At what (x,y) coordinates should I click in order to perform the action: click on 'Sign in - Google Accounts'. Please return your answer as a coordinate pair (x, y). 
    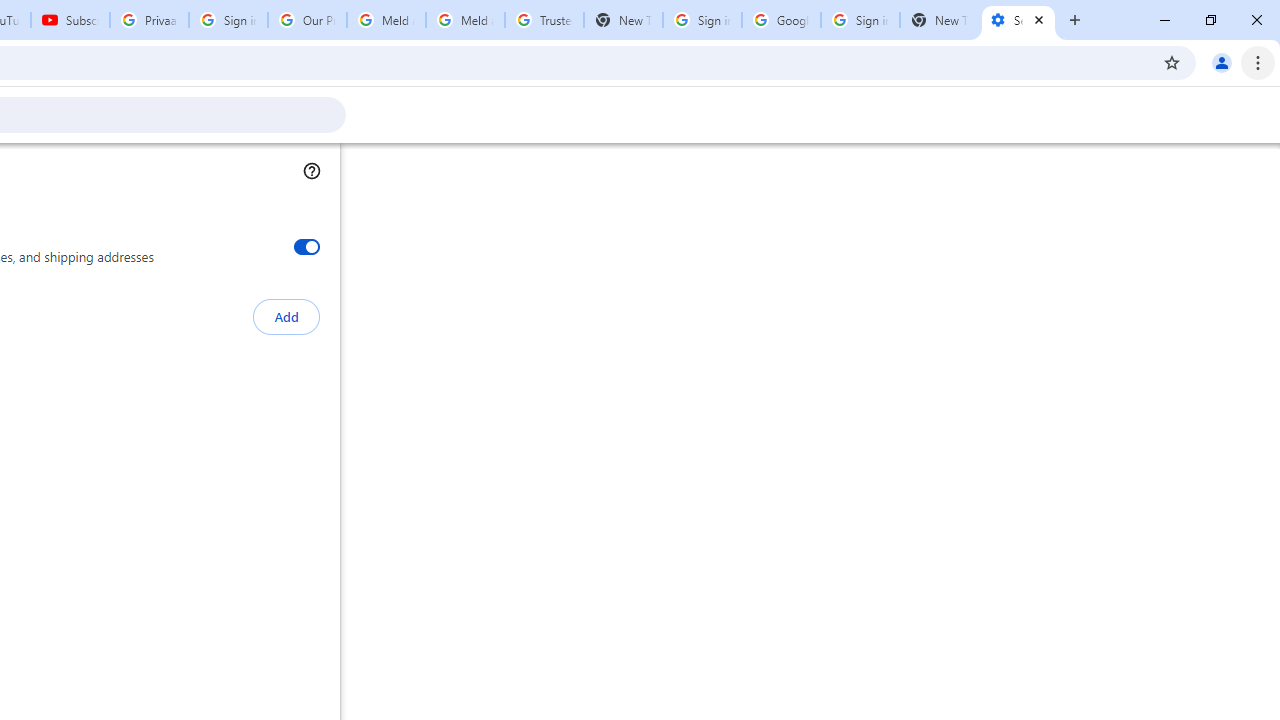
    Looking at the image, I should click on (702, 20).